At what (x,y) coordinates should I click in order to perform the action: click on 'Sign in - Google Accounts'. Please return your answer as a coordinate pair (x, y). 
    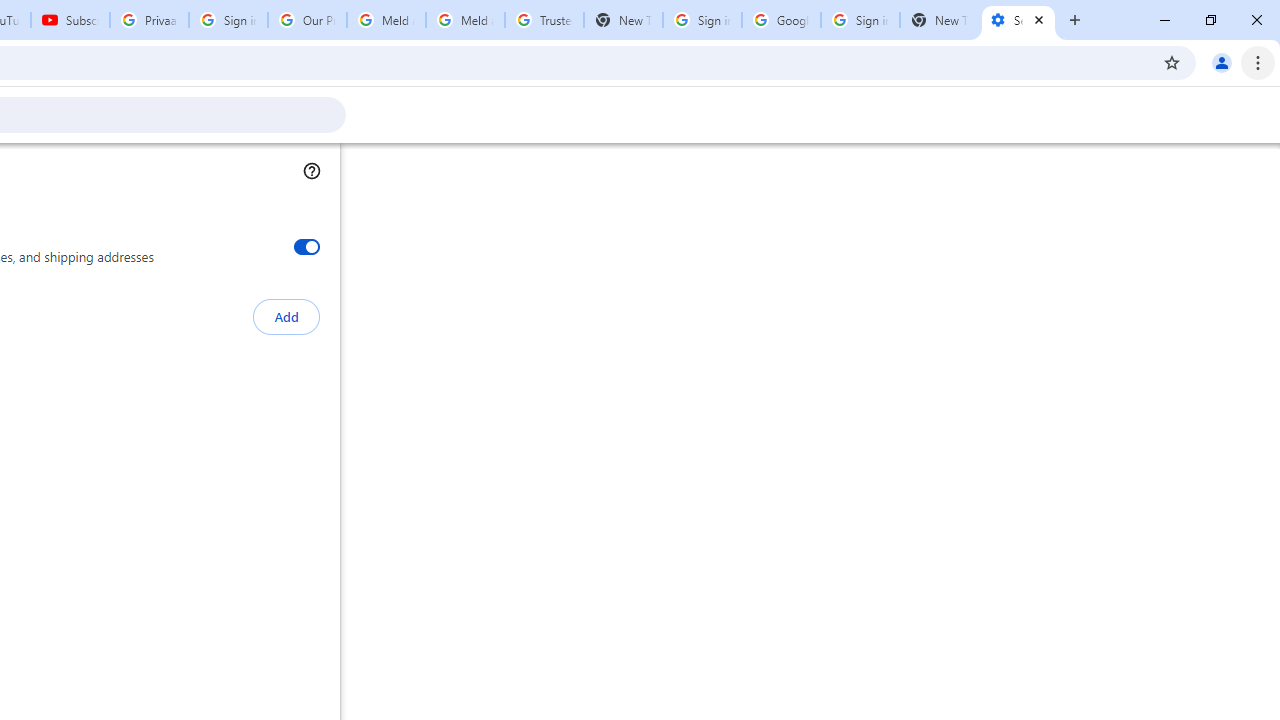
    Looking at the image, I should click on (702, 20).